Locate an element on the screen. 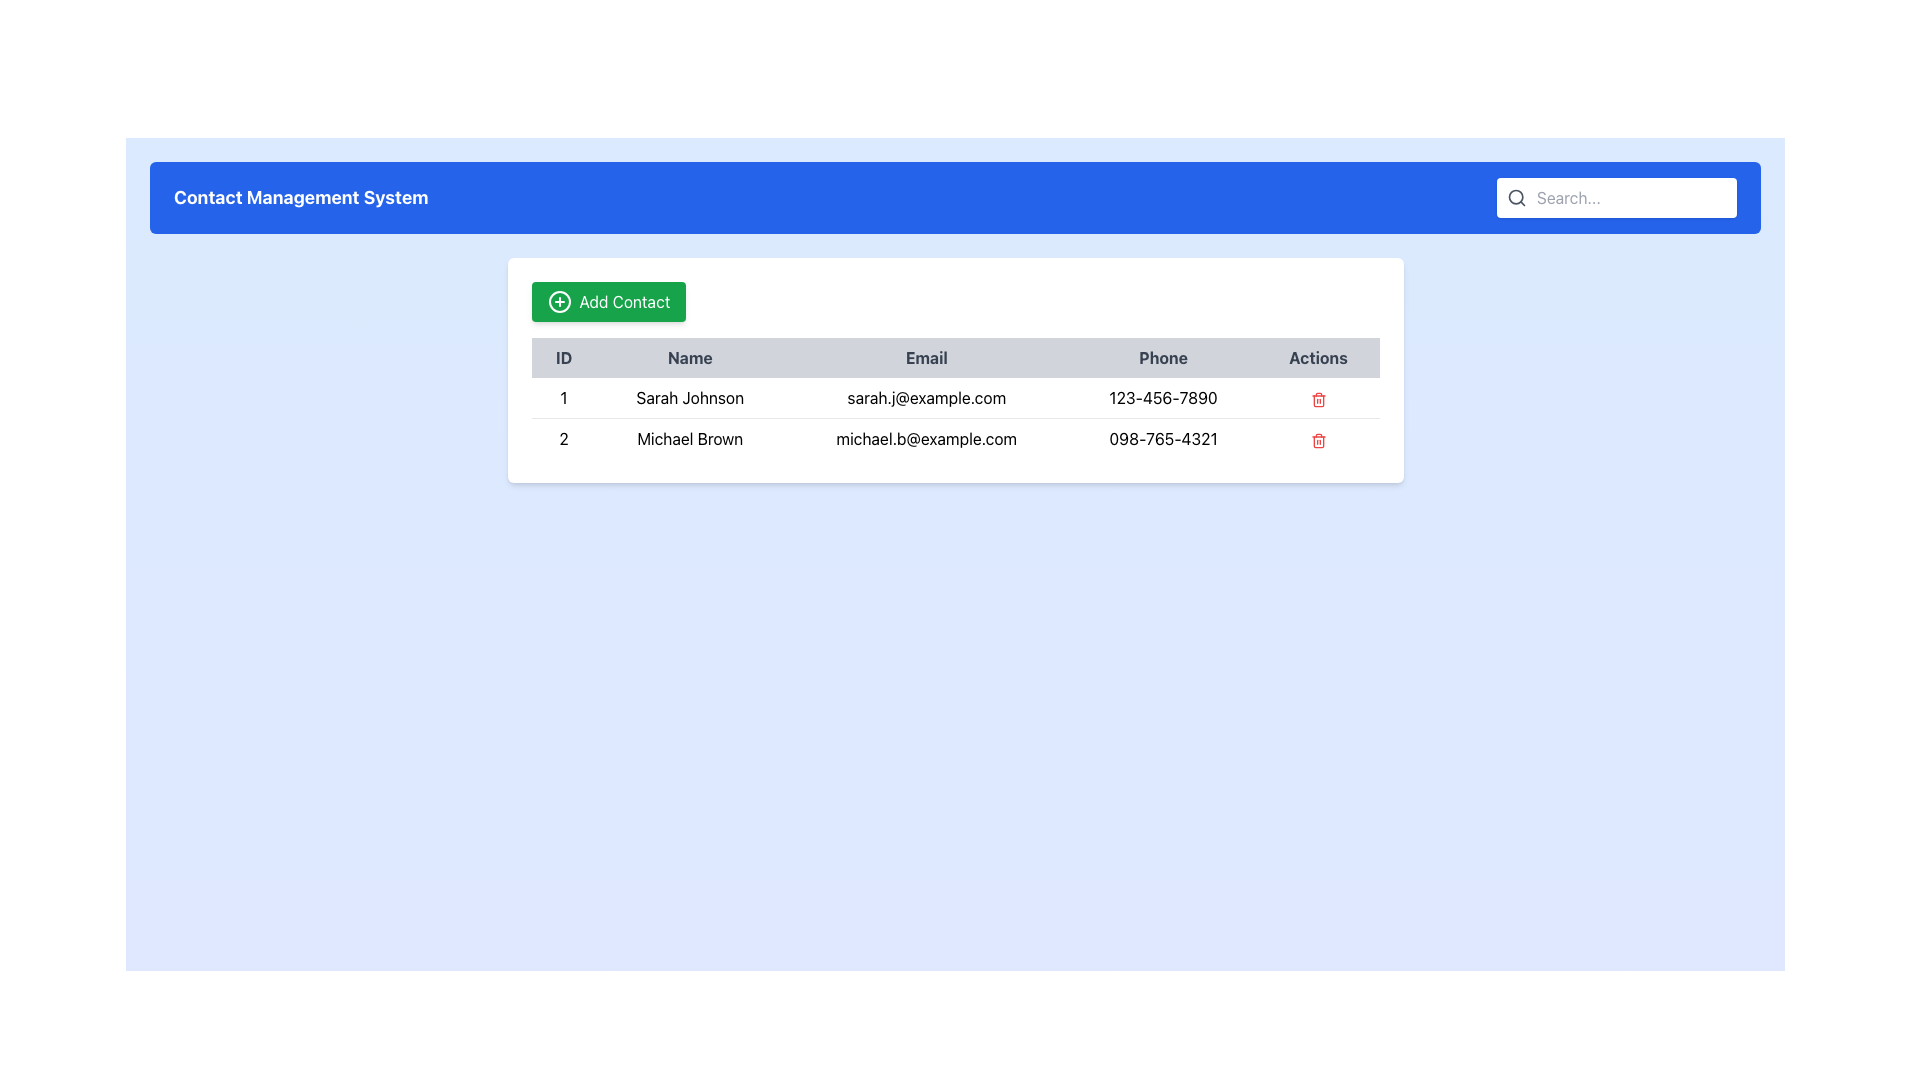 The image size is (1920, 1080). the static text displaying 'sarah.j@example.com' which is located in the first row under the 'Email' column of a data table is located at coordinates (925, 398).